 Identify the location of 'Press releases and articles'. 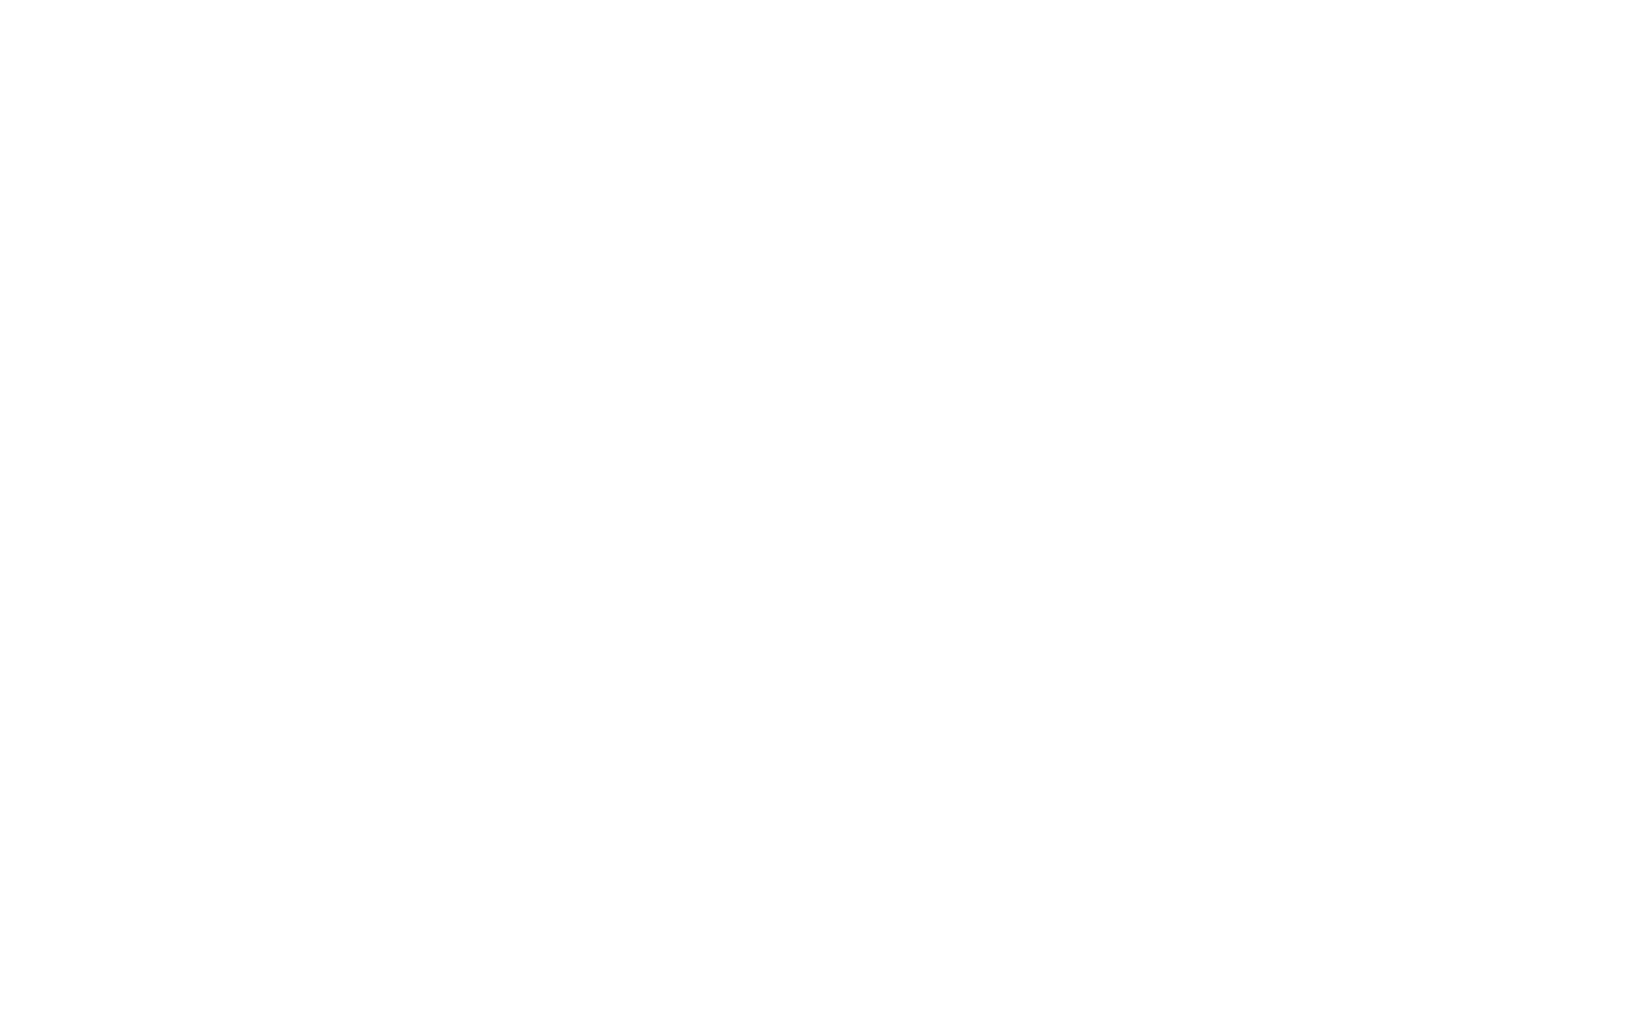
(1152, 758).